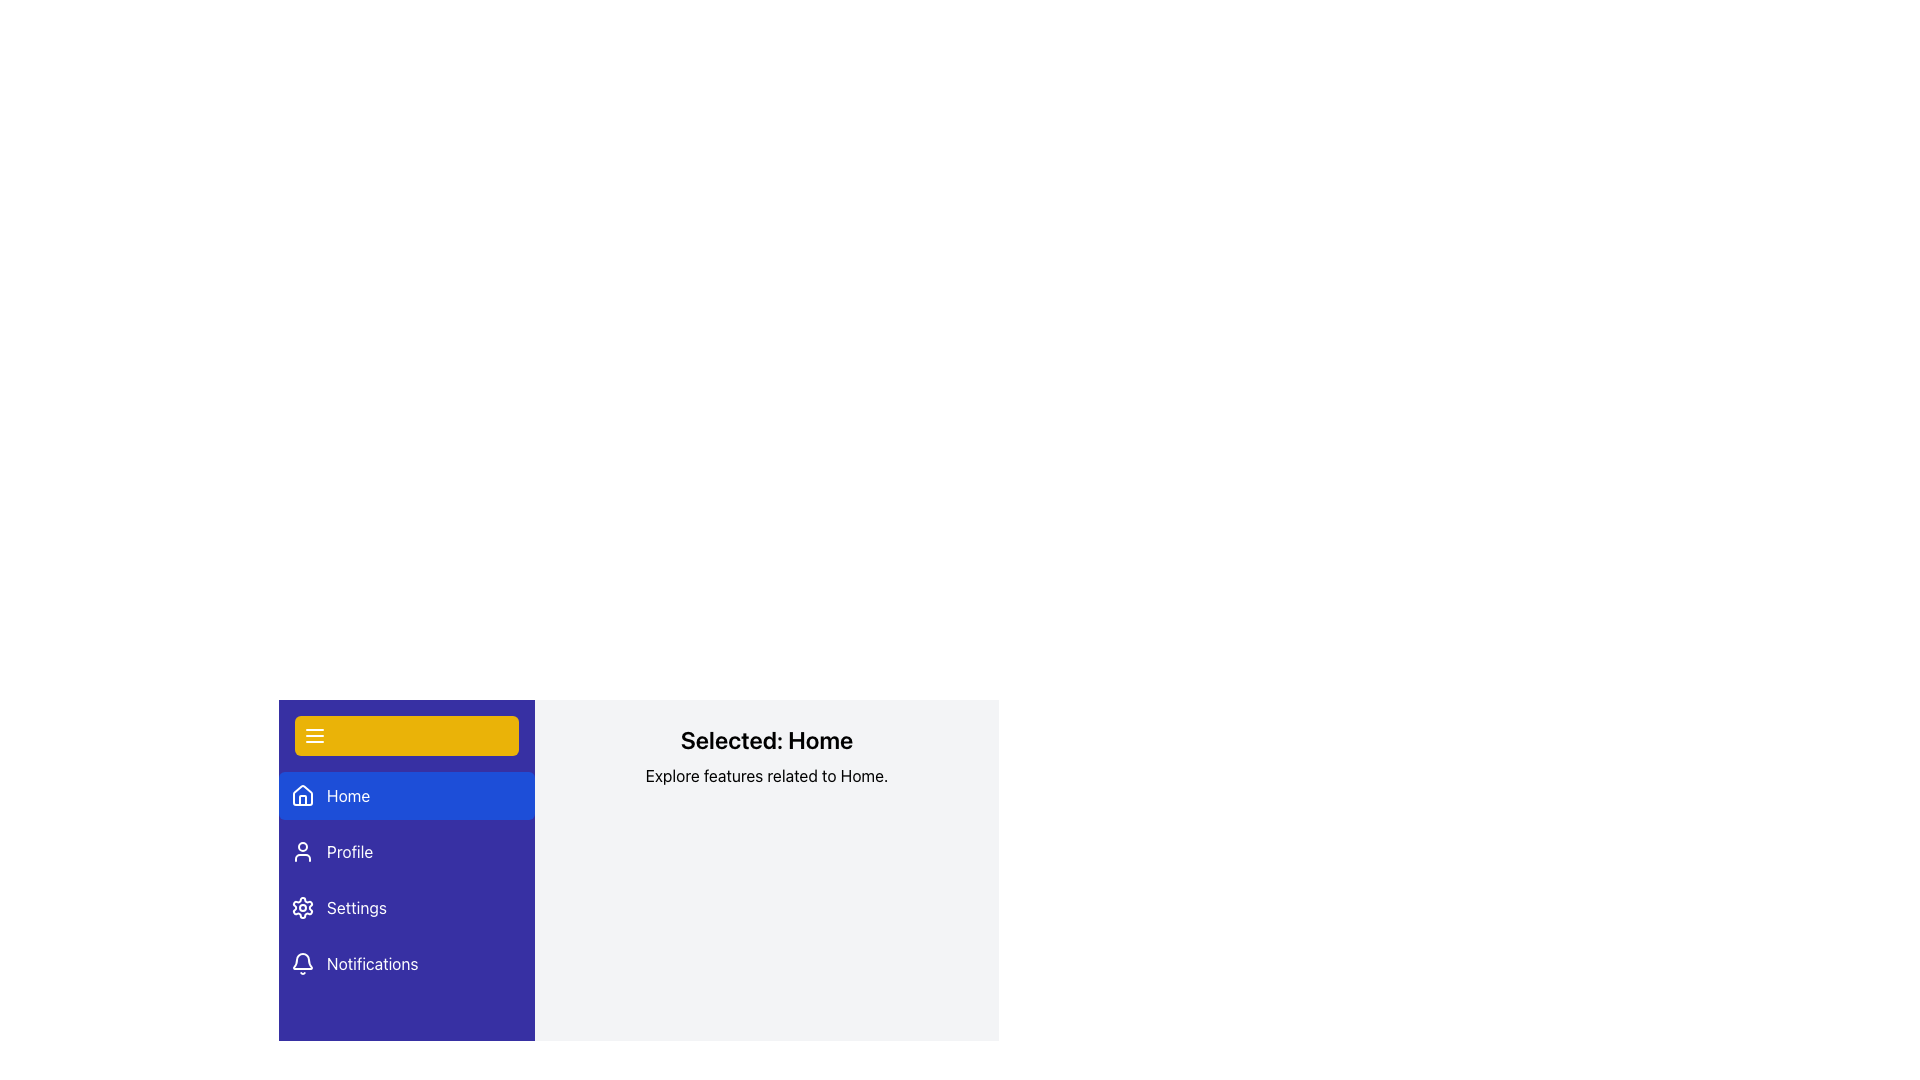 Image resolution: width=1920 pixels, height=1080 pixels. Describe the element at coordinates (301, 794) in the screenshot. I see `the 'Home' icon in the left sidebar menu, which is located immediately to the left of the text label 'Home'` at that location.